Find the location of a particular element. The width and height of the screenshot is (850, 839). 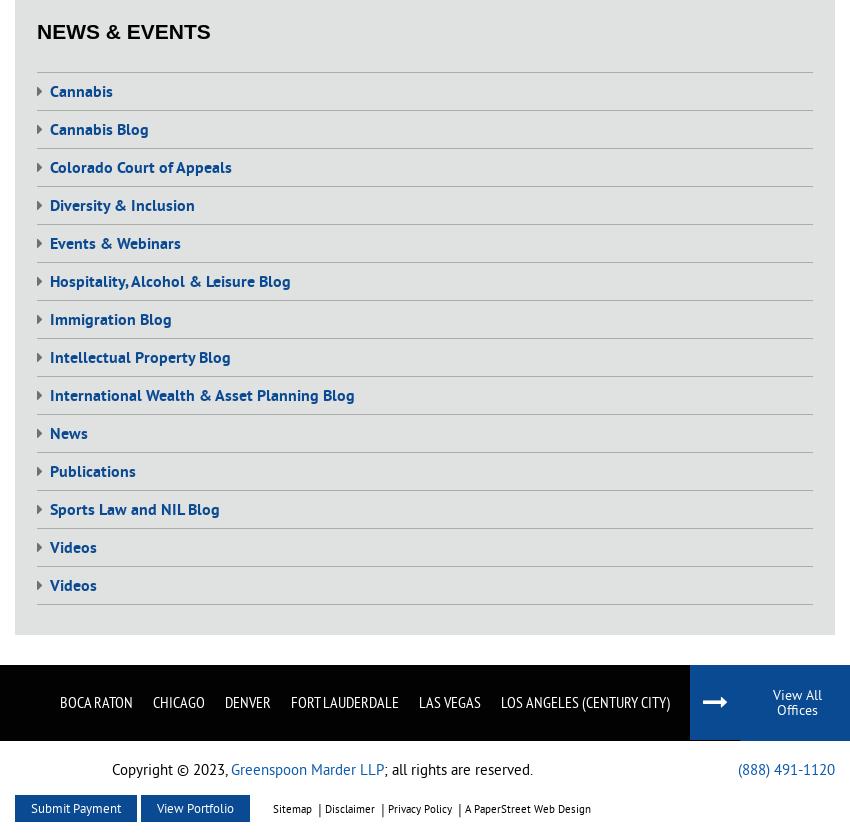

'View All Offices' is located at coordinates (796, 700).